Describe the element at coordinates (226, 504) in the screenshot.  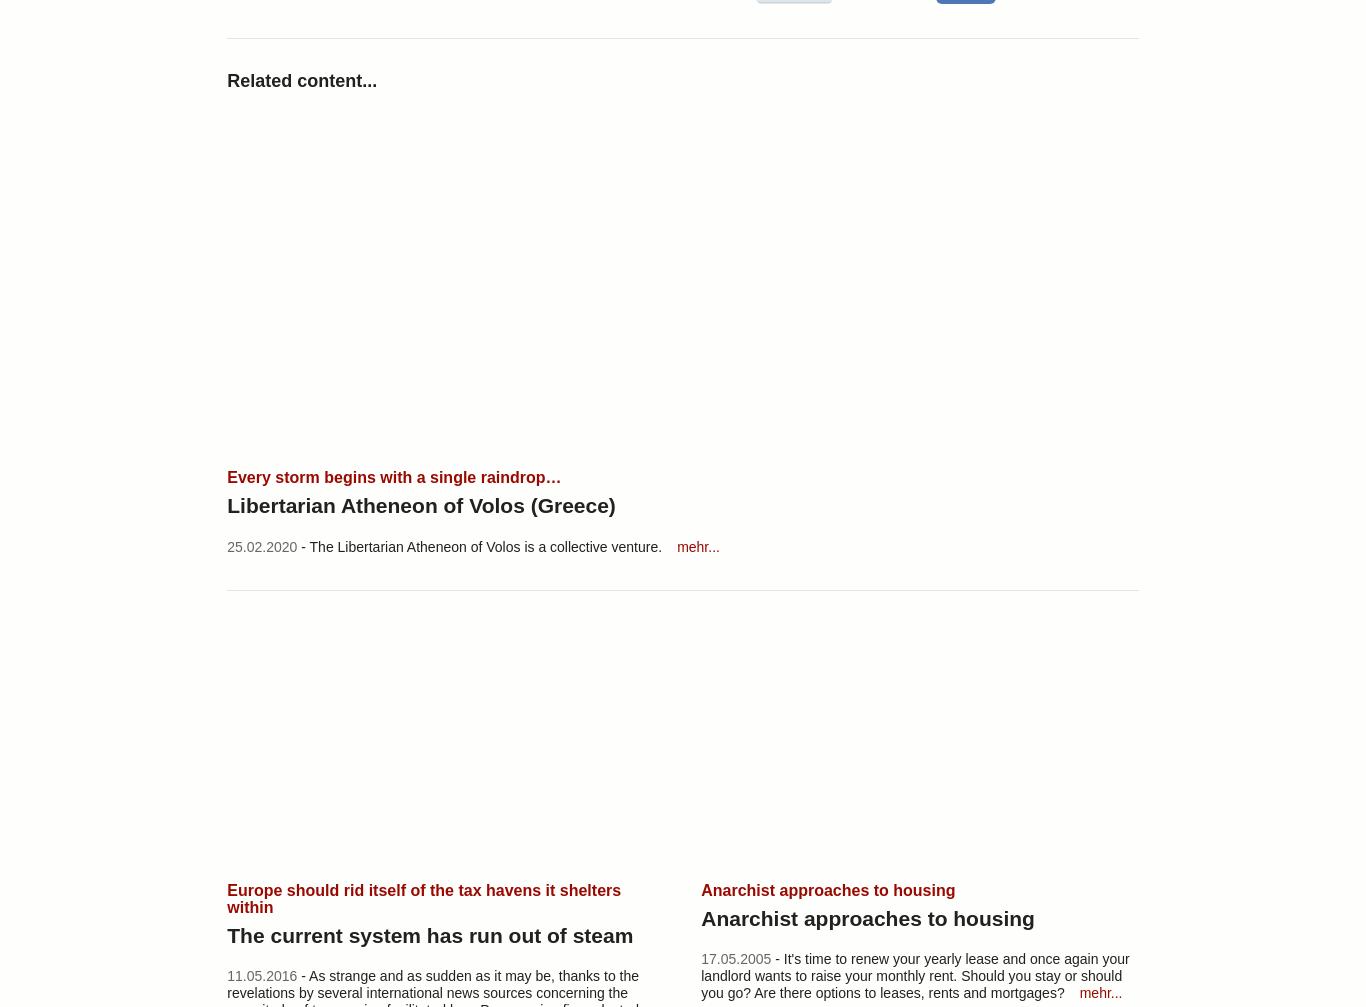
I see `'Libertarian Atheneon of Volos (Greece)'` at that location.